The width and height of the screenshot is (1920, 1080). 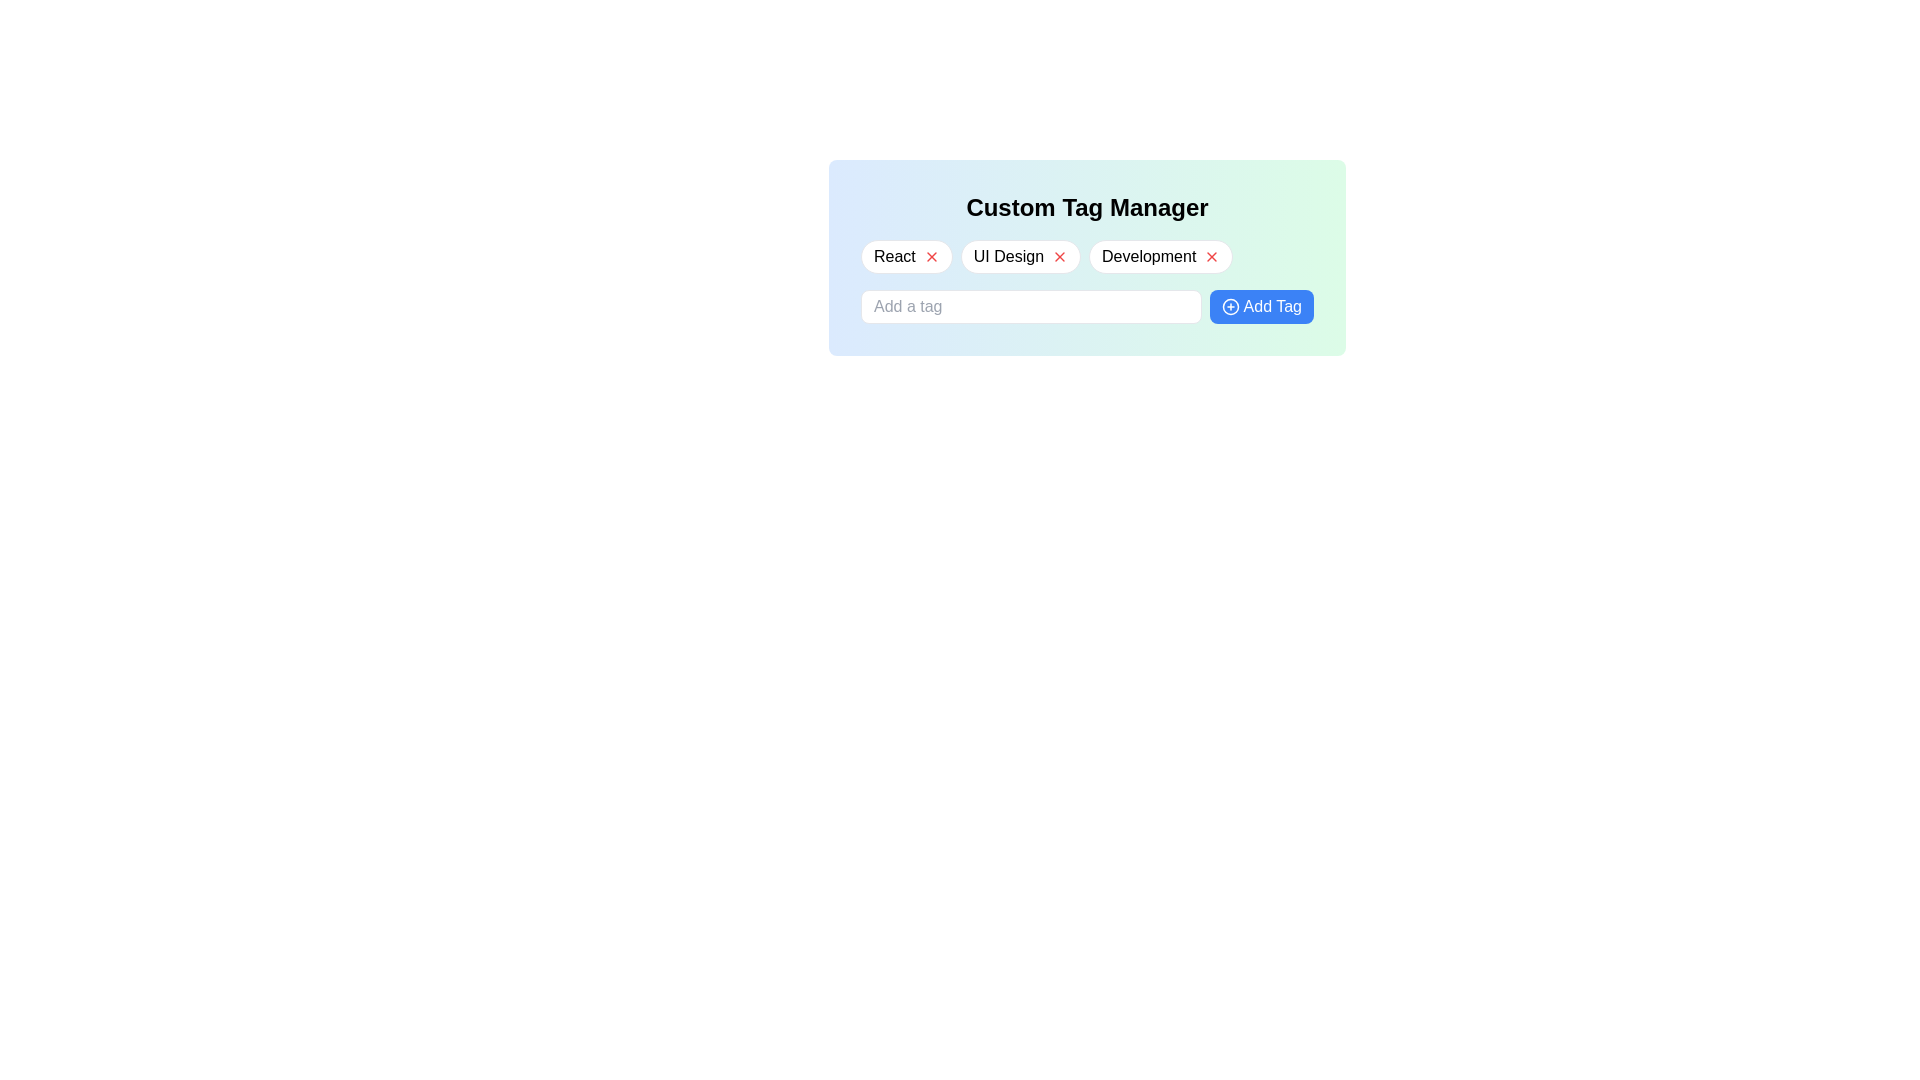 What do you see at coordinates (1229, 307) in the screenshot?
I see `the graphical decorative circle that enhances the 'Add Tag' button located in the top-right section of the tag management UI` at bounding box center [1229, 307].